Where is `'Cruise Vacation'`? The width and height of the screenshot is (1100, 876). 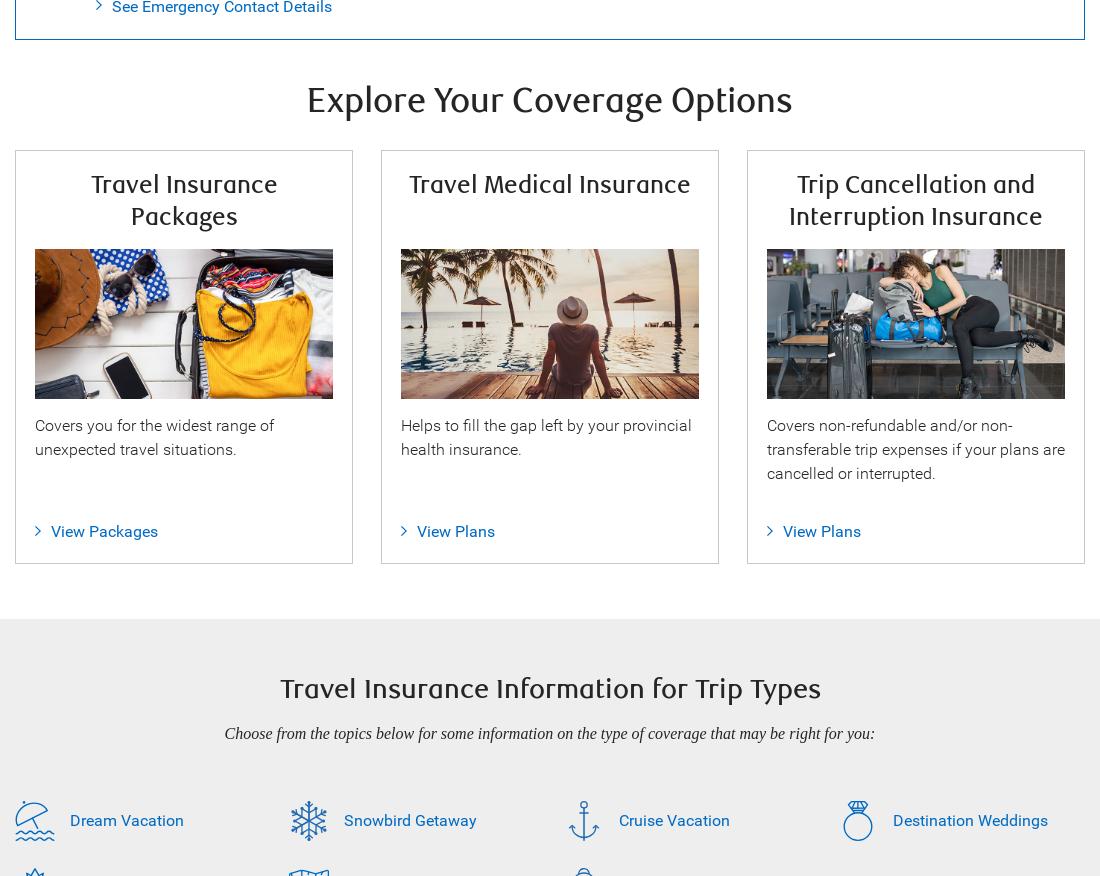
'Cruise Vacation' is located at coordinates (673, 819).